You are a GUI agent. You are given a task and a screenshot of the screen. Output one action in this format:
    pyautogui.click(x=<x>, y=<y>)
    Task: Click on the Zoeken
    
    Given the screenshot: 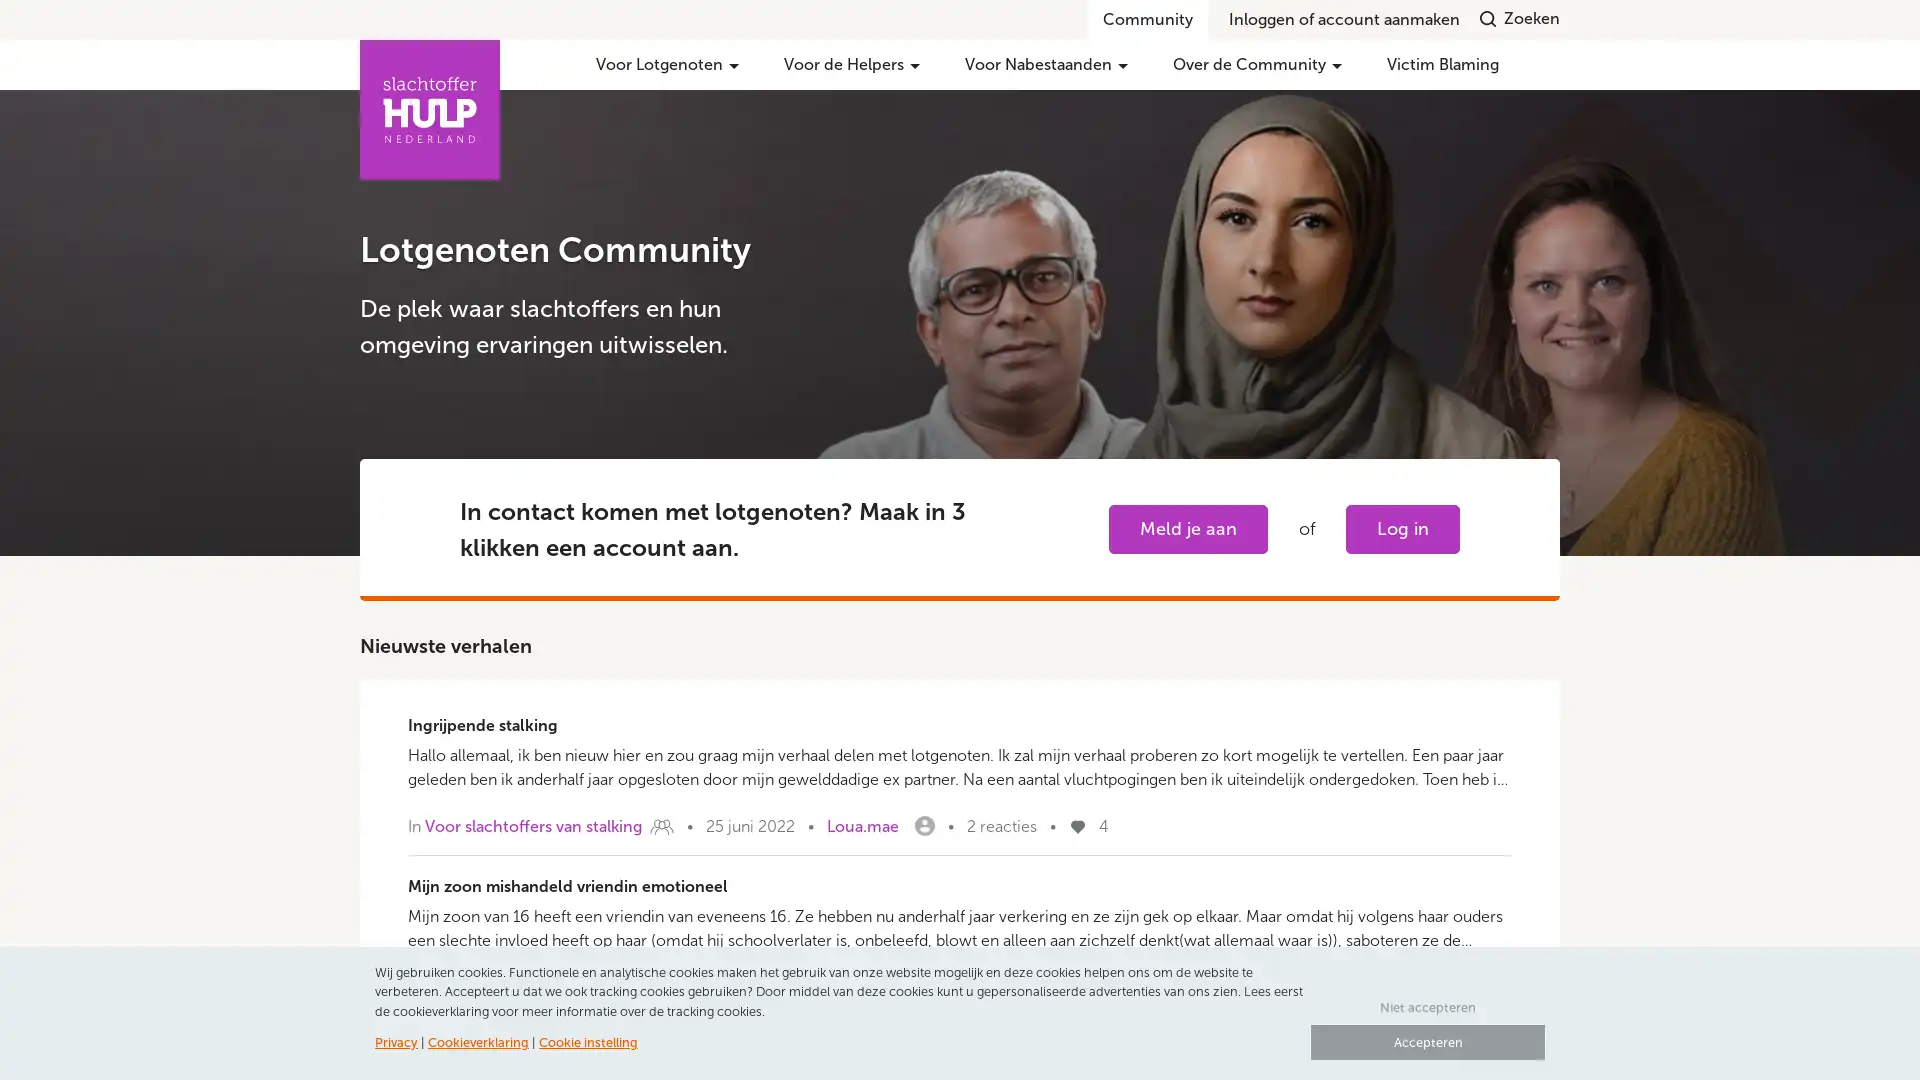 What is the action you would take?
    pyautogui.click(x=1520, y=18)
    